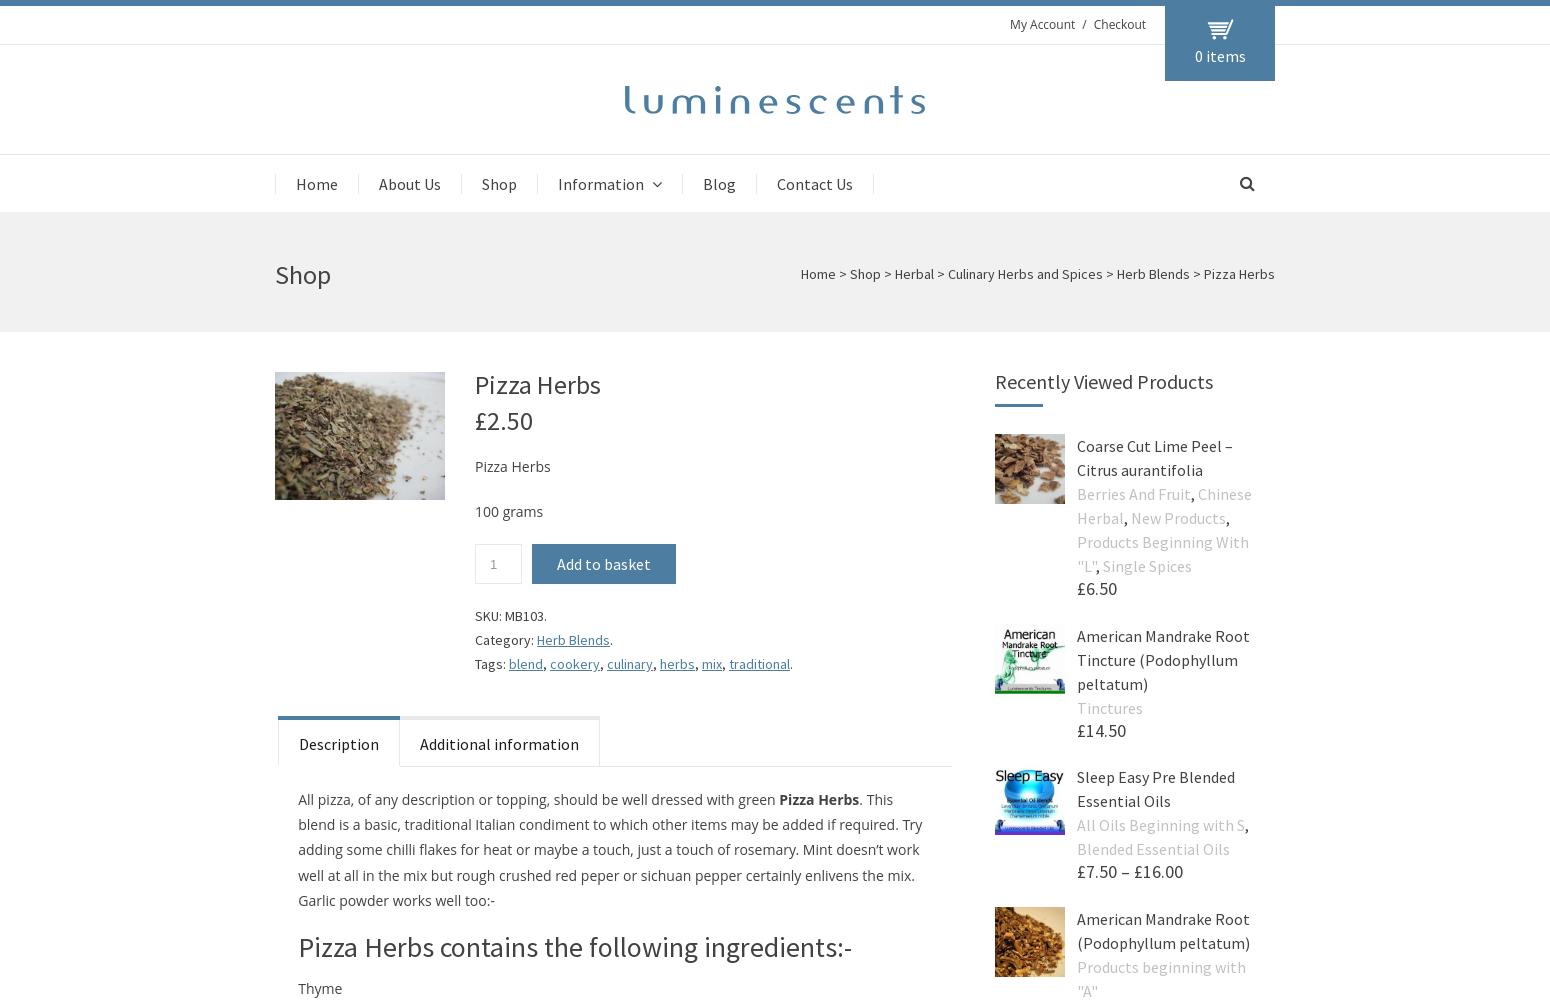  I want to click on 'All Oils Beginning with S', so click(1159, 824).